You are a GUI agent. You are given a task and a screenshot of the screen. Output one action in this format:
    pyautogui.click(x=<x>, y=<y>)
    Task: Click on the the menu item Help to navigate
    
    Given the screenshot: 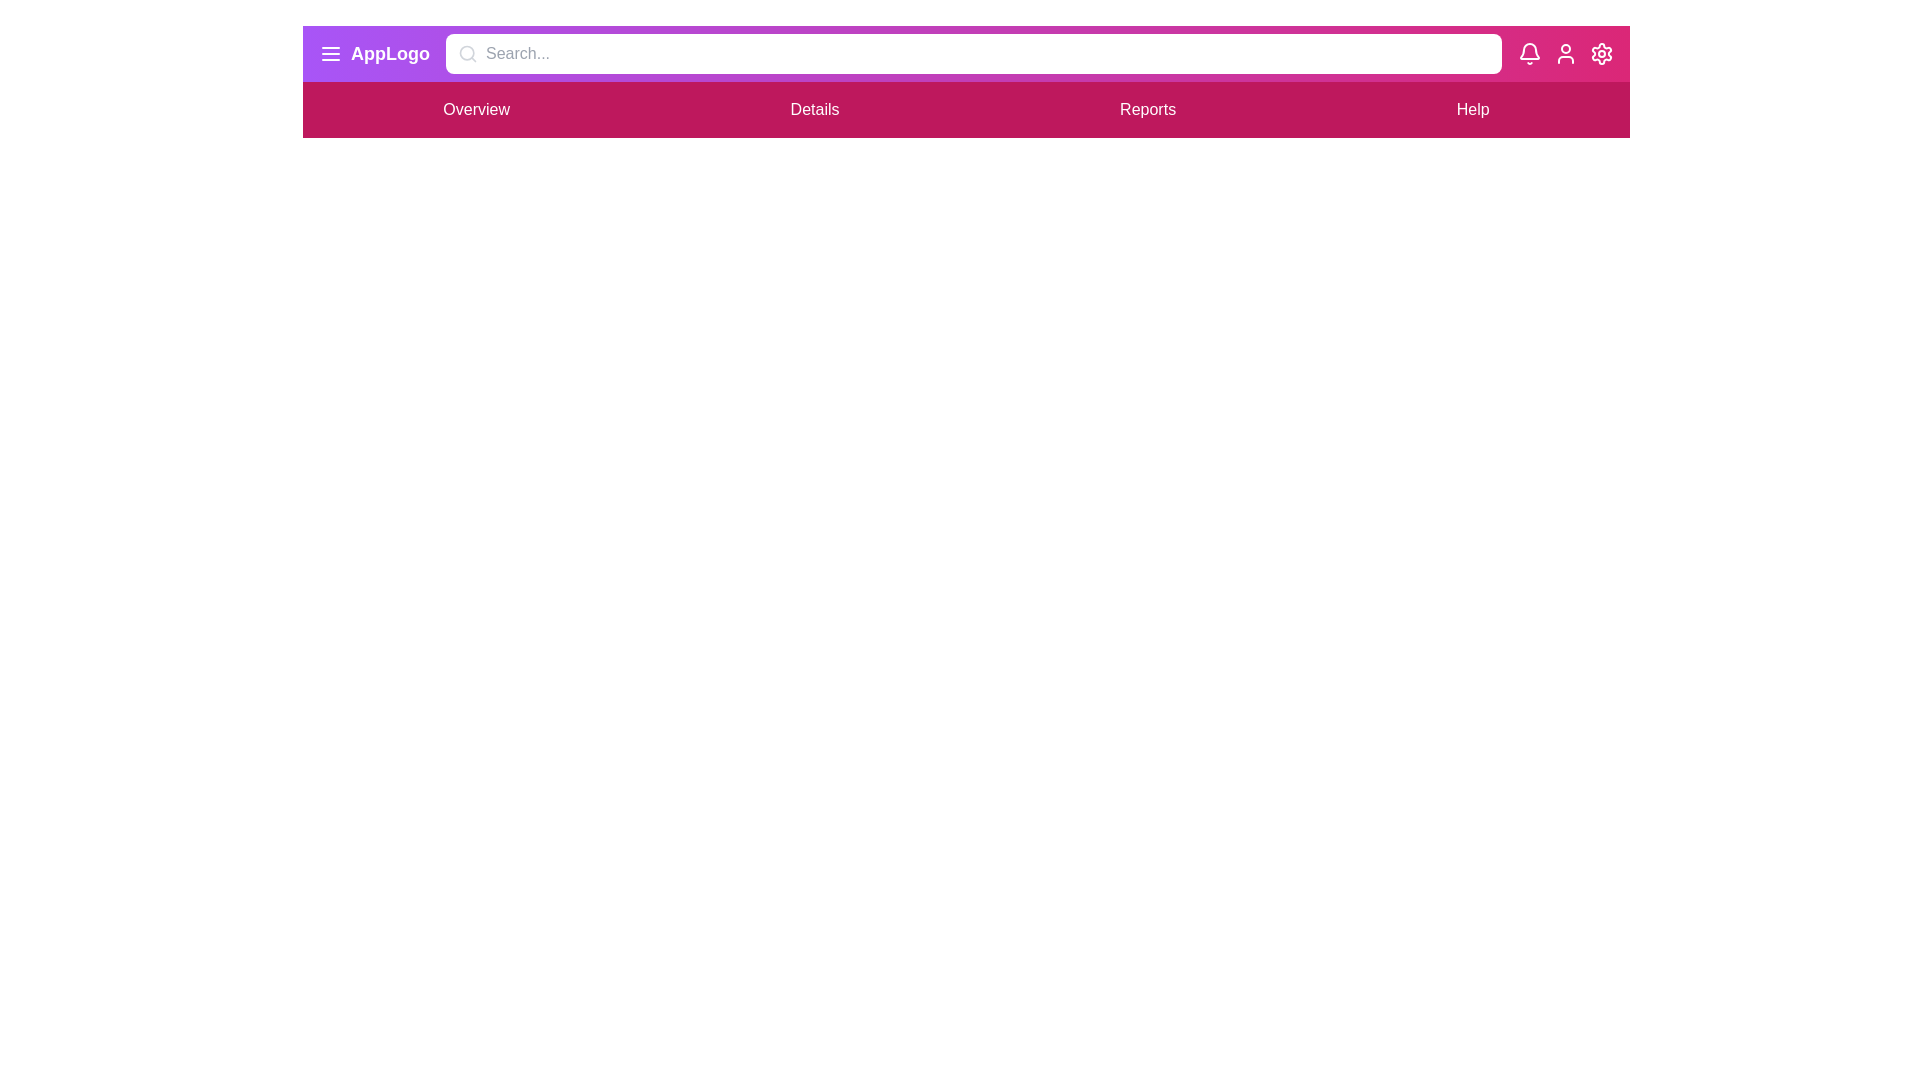 What is the action you would take?
    pyautogui.click(x=1473, y=110)
    